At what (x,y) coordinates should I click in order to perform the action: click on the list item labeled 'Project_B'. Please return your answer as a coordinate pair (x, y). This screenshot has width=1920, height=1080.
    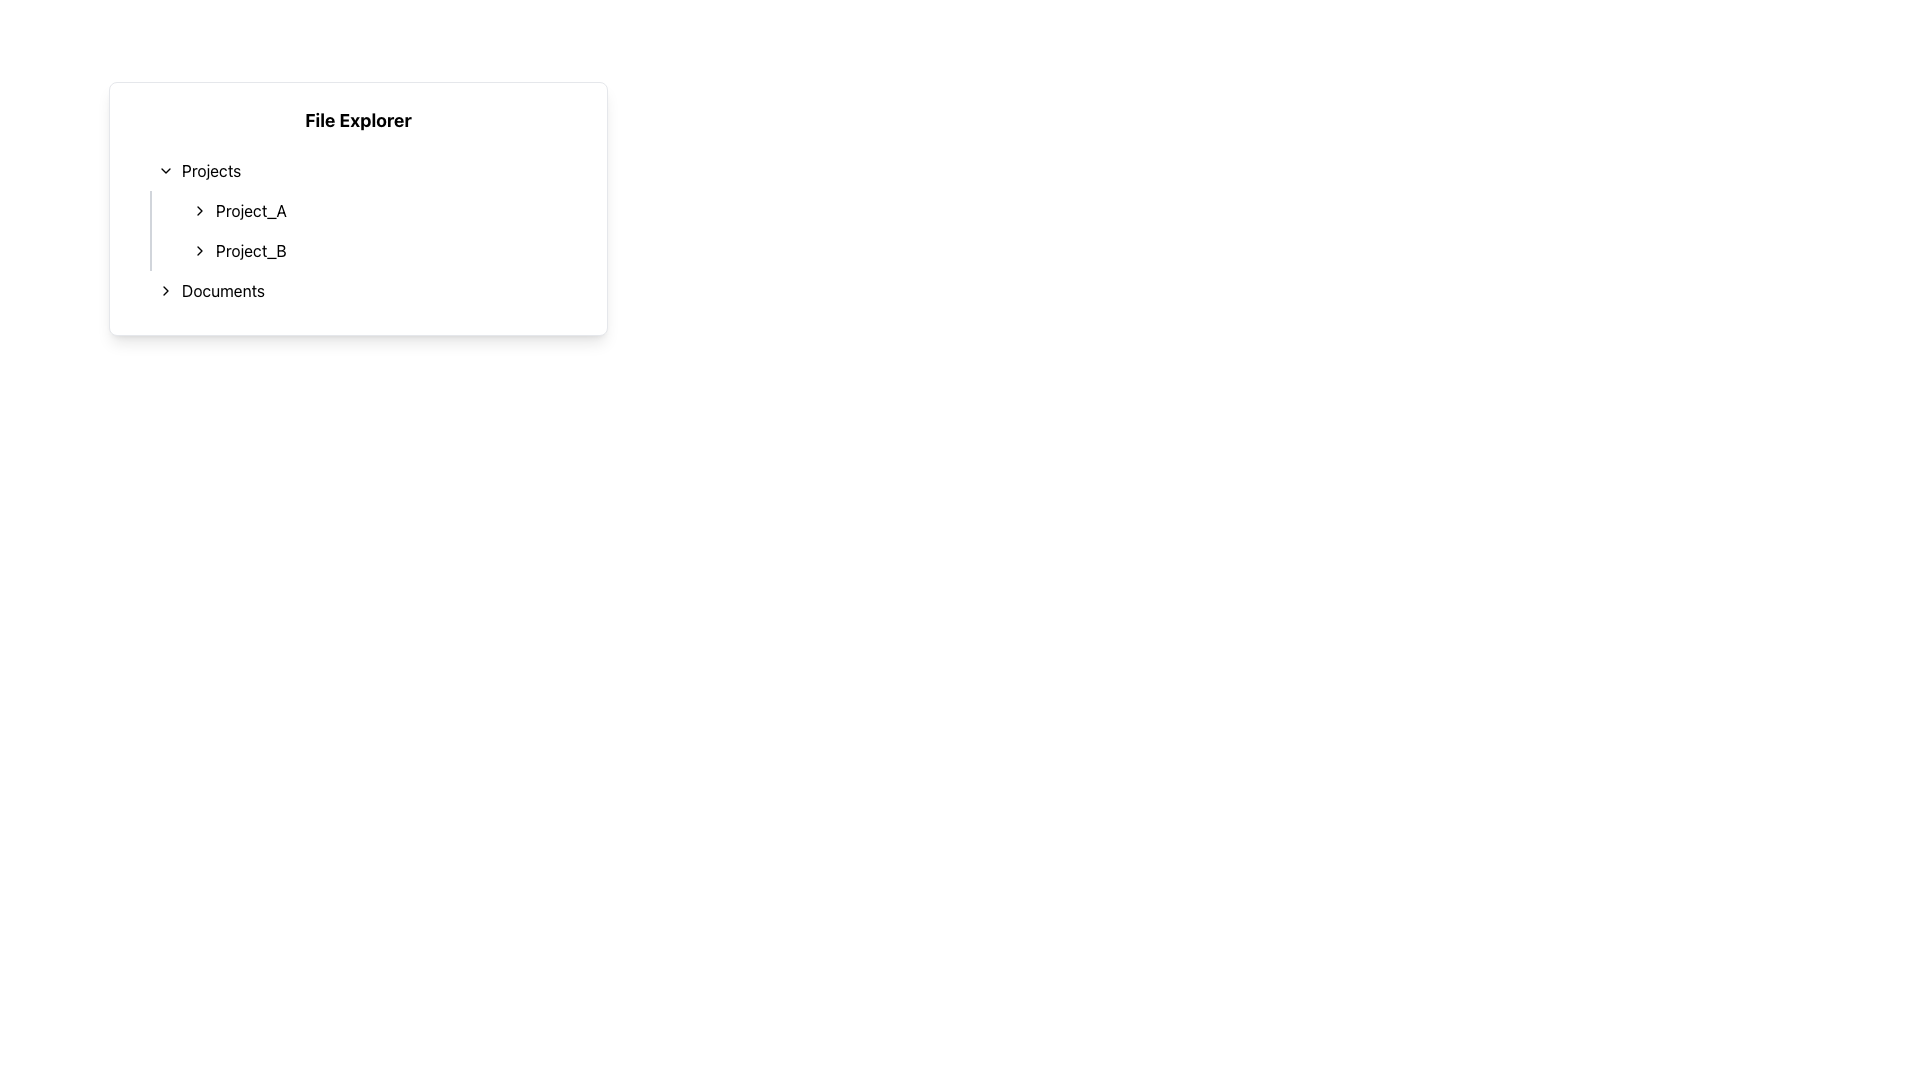
    Looking at the image, I should click on (375, 249).